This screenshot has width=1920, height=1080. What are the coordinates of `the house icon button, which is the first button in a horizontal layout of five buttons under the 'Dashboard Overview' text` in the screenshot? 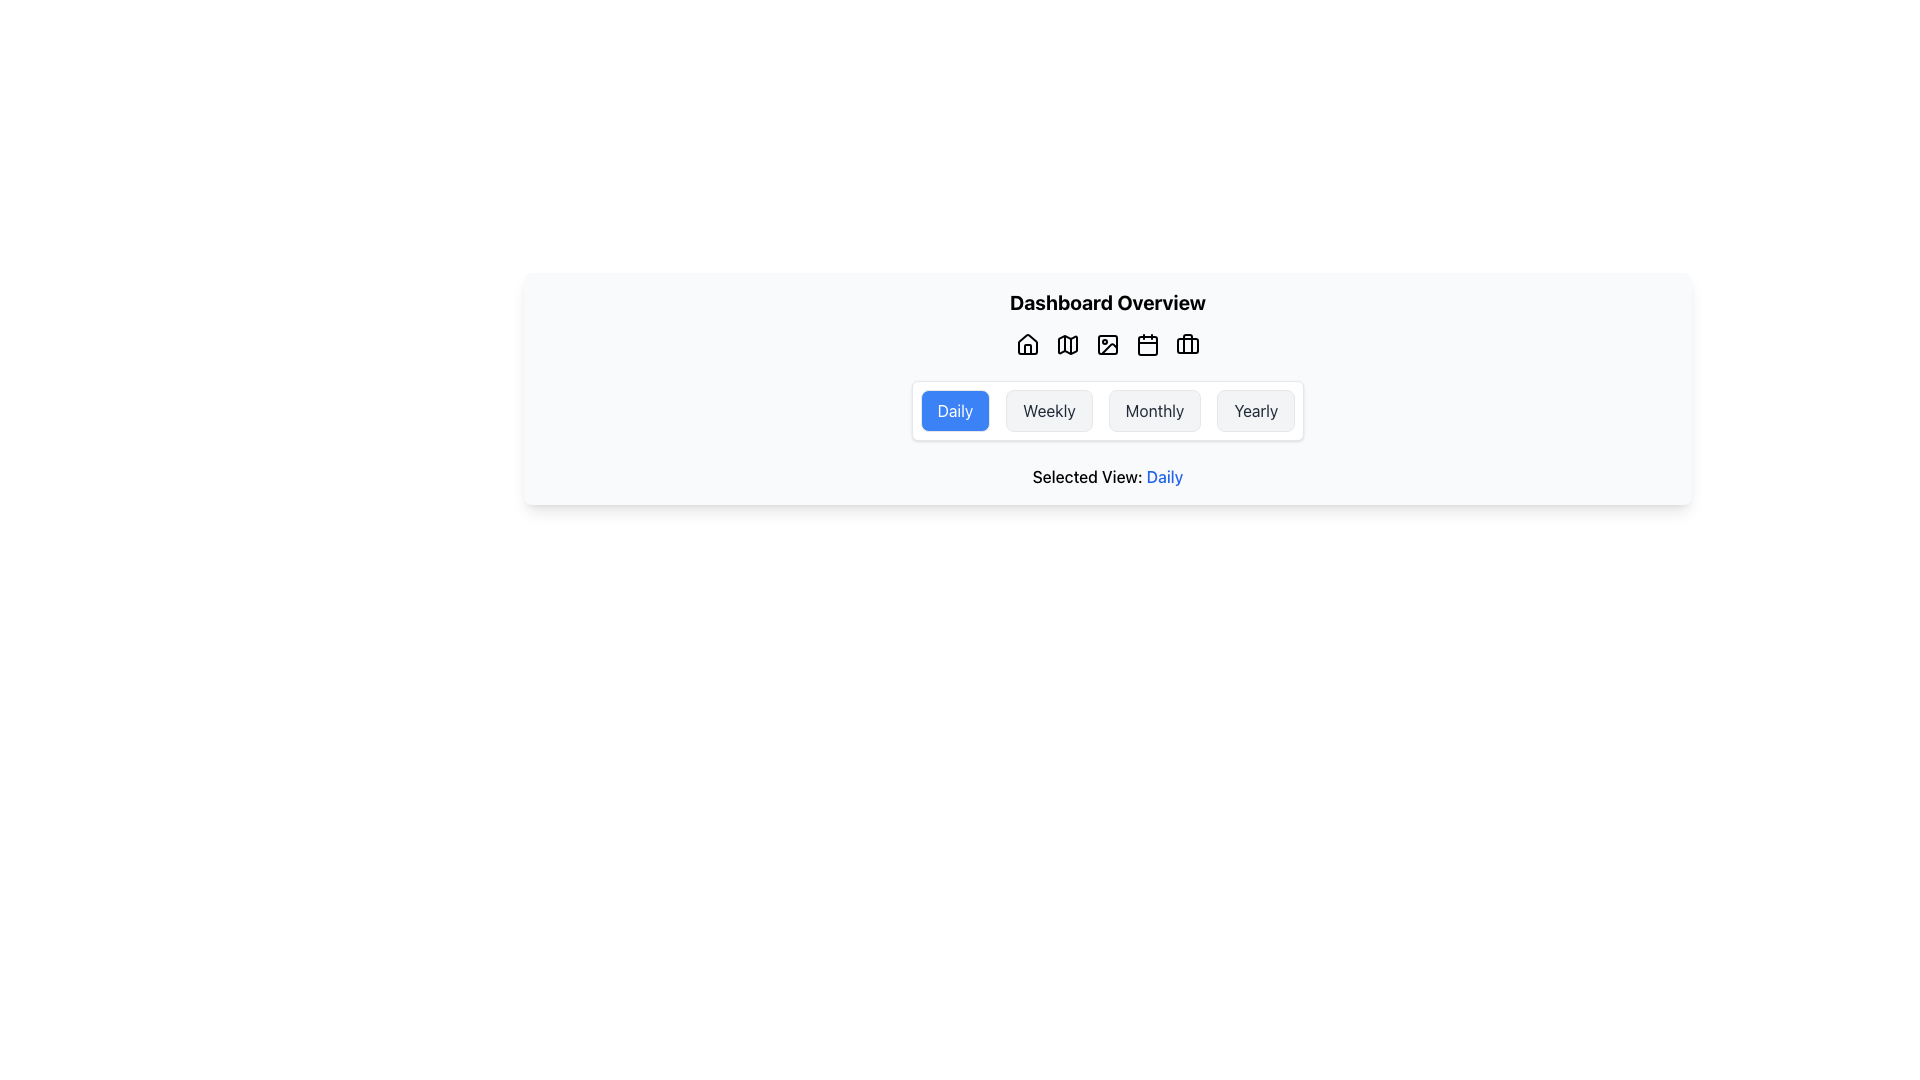 It's located at (1027, 343).